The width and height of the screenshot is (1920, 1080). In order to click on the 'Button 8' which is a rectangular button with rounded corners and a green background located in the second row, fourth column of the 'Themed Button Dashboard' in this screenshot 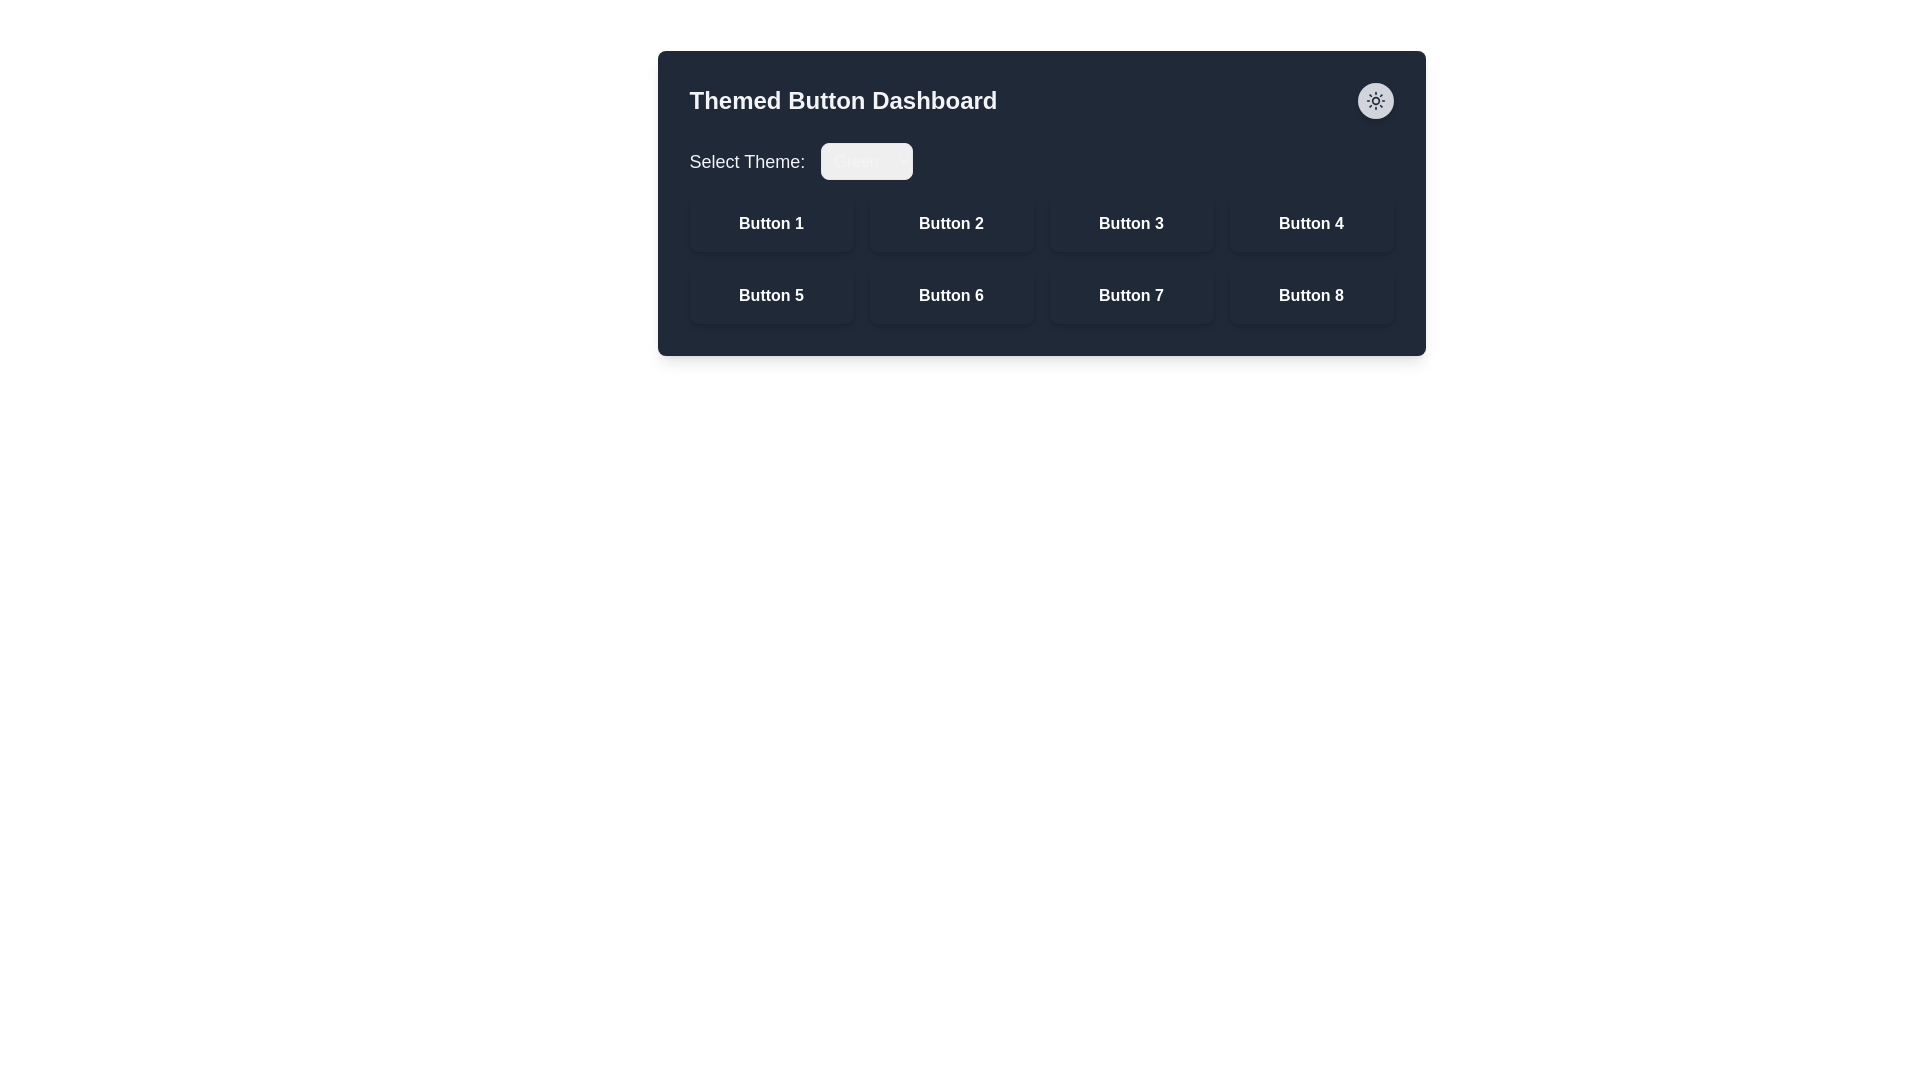, I will do `click(1311, 296)`.